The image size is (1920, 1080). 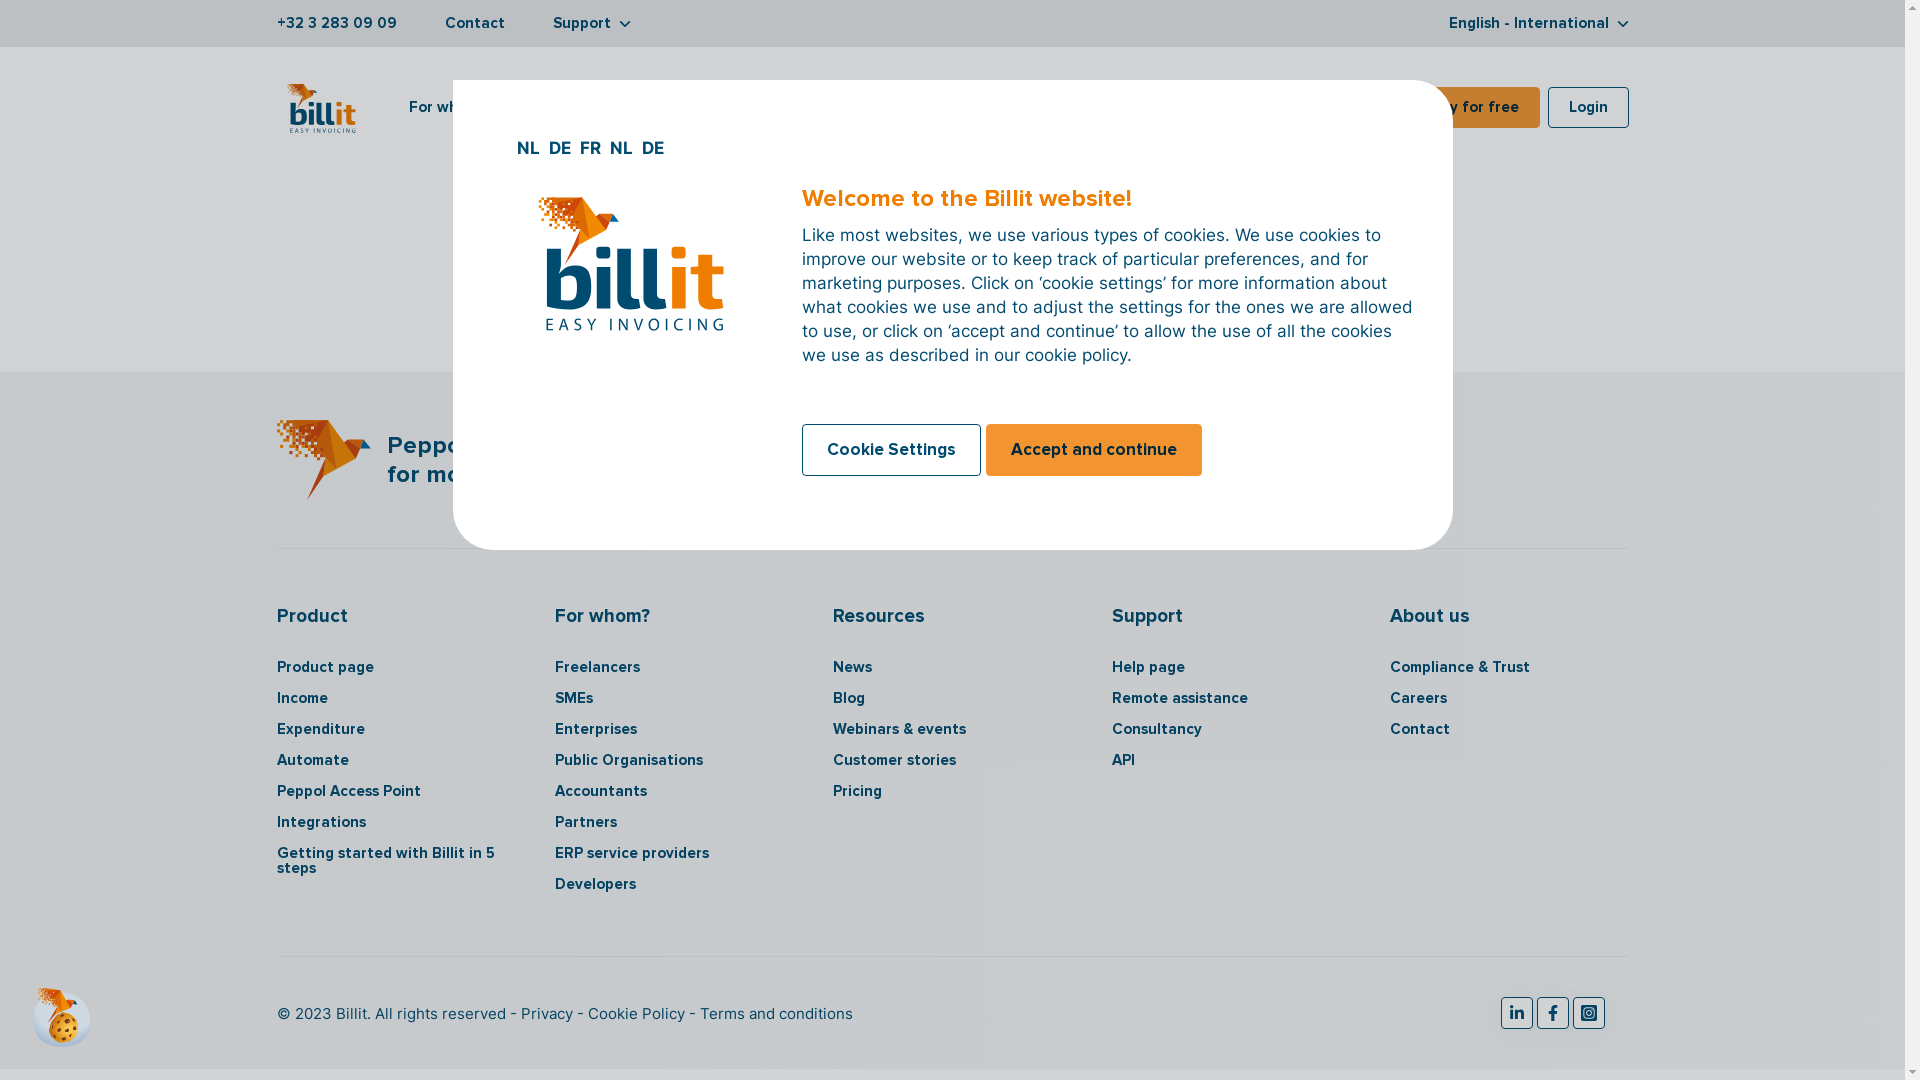 I want to click on 'NL', so click(x=529, y=146).